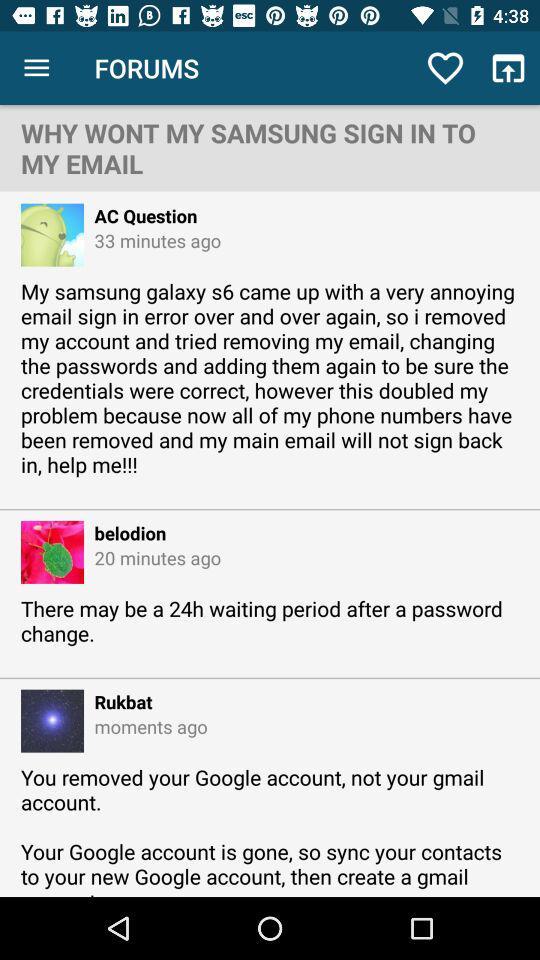 This screenshot has height=960, width=540. What do you see at coordinates (270, 830) in the screenshot?
I see `the you removed your` at bounding box center [270, 830].